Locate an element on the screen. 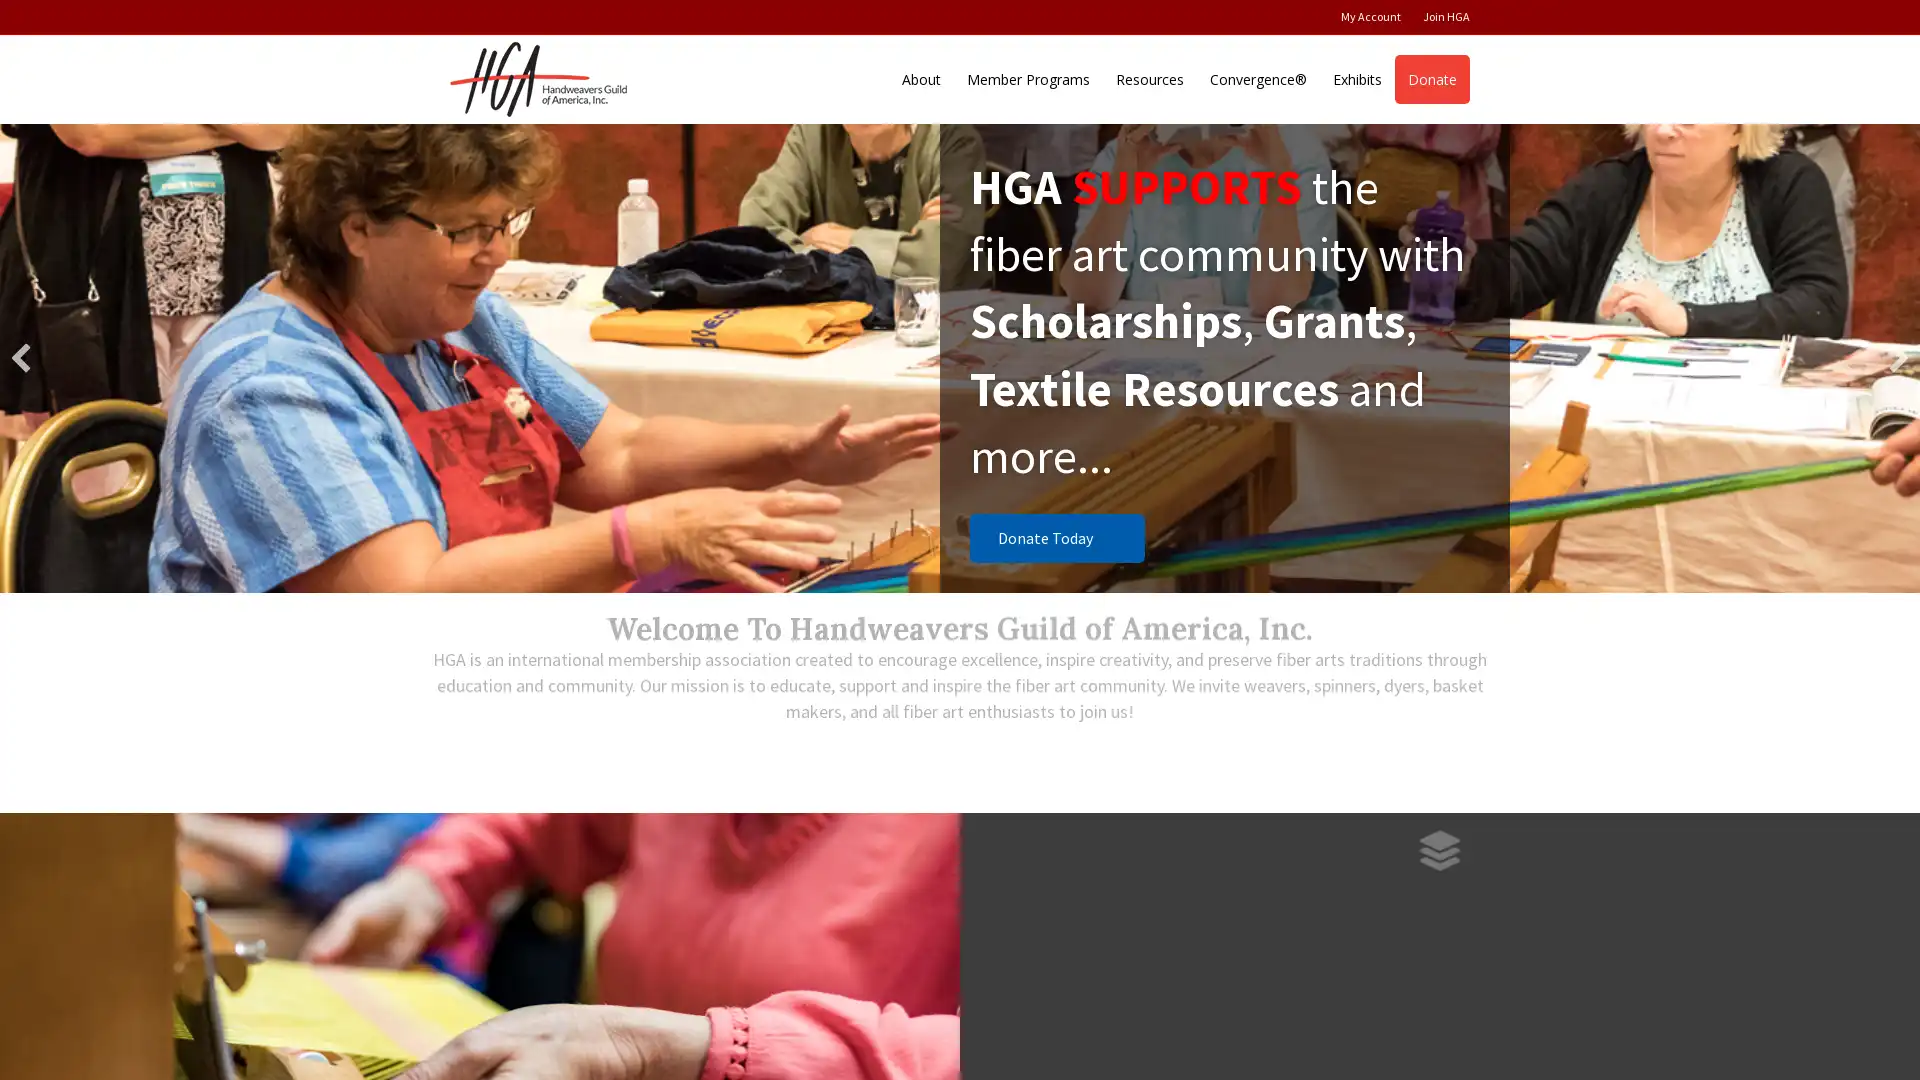 This screenshot has height=1080, width=1920. previous is located at coordinates (20, 357).